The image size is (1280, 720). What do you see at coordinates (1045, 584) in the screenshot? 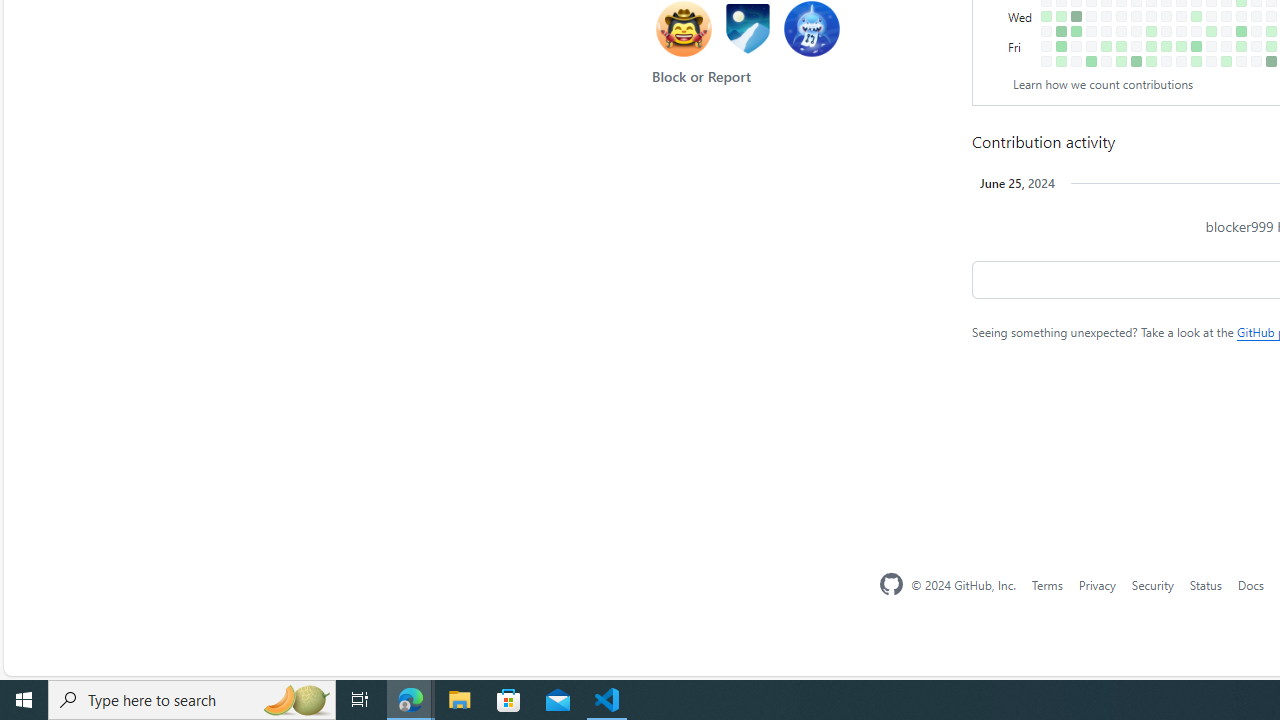
I see `'Terms'` at bounding box center [1045, 584].